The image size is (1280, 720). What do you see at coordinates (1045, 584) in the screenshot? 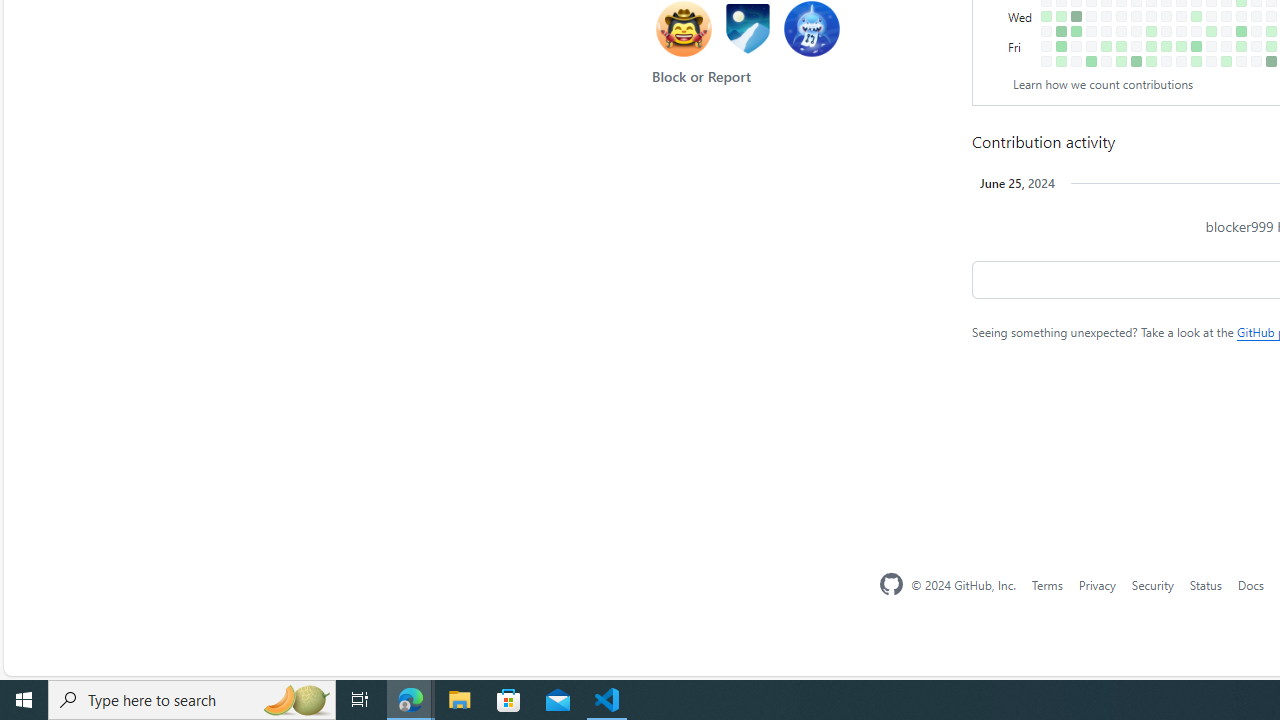
I see `'Terms'` at bounding box center [1045, 584].